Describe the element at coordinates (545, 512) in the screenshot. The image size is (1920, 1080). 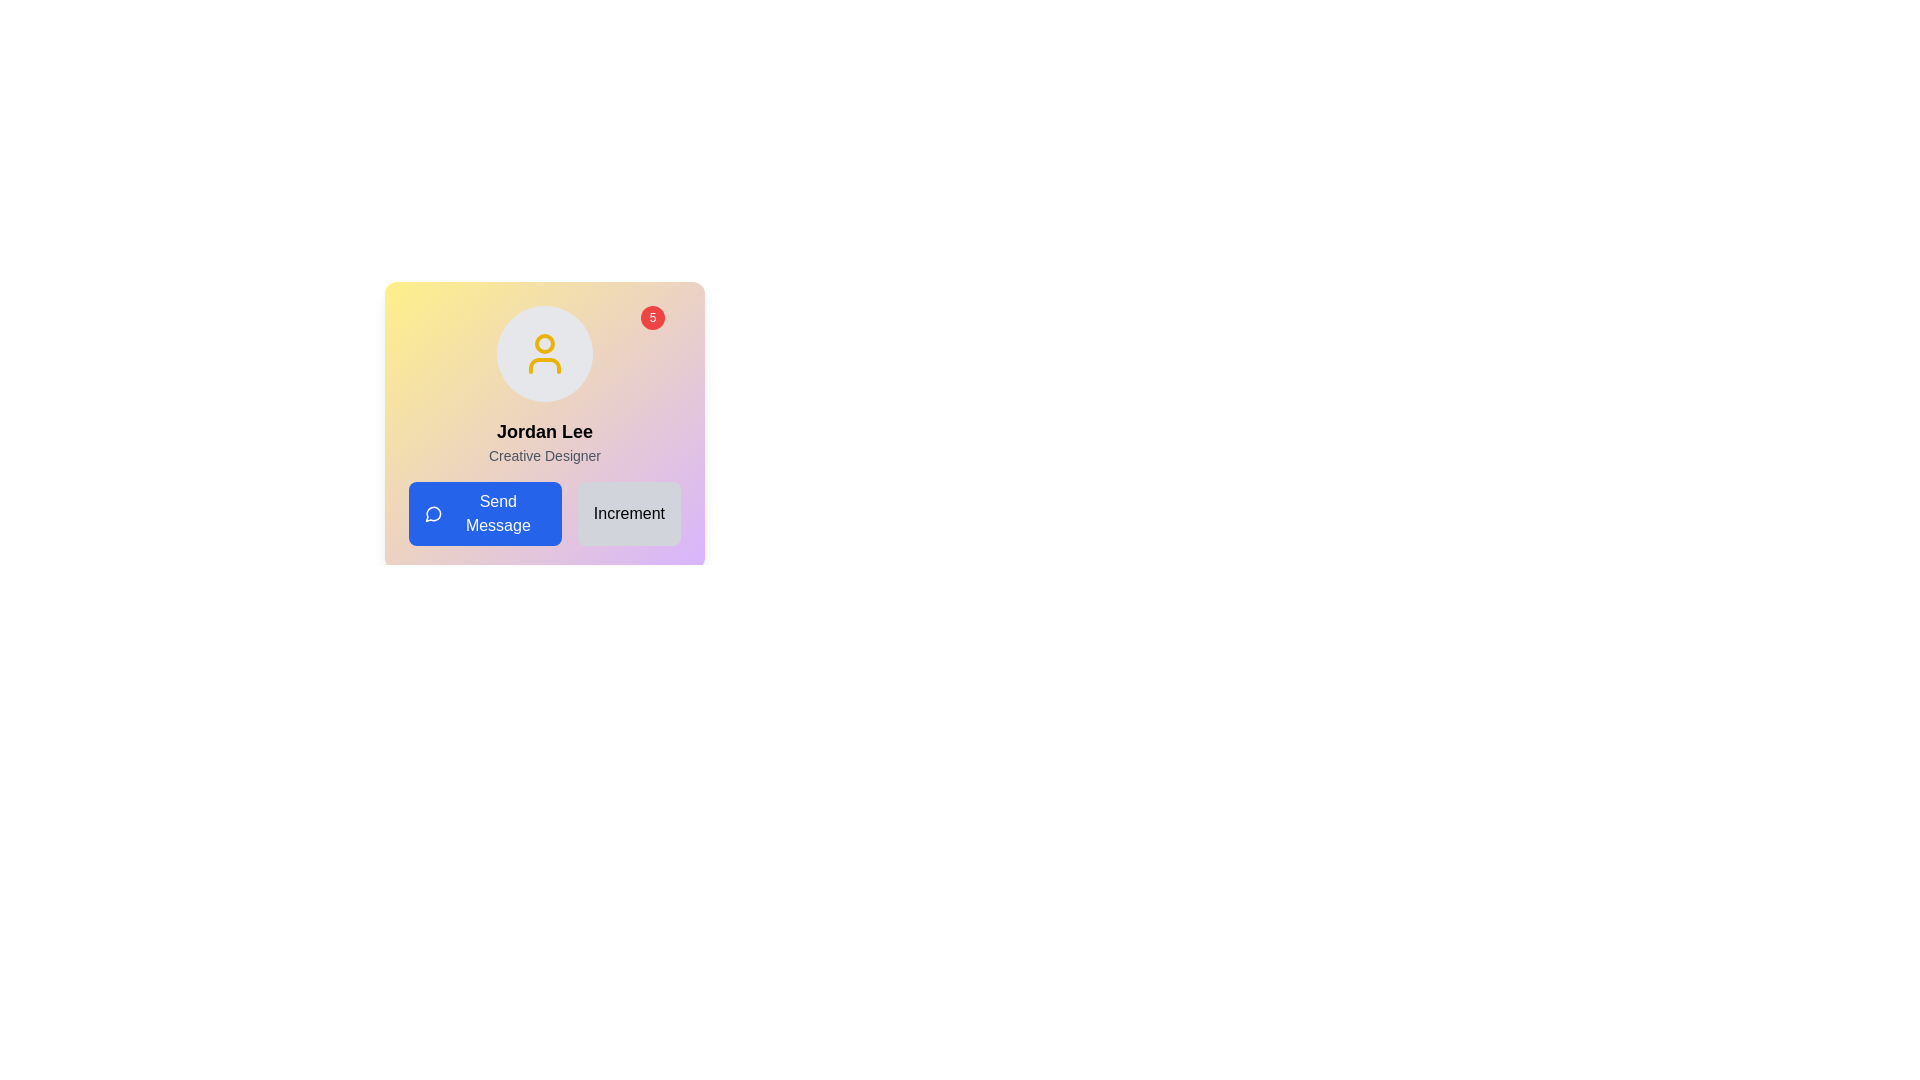
I see `the blue 'Send Message' button located at the bottom section of the card displaying user details for 'Jordan Lee'` at that location.